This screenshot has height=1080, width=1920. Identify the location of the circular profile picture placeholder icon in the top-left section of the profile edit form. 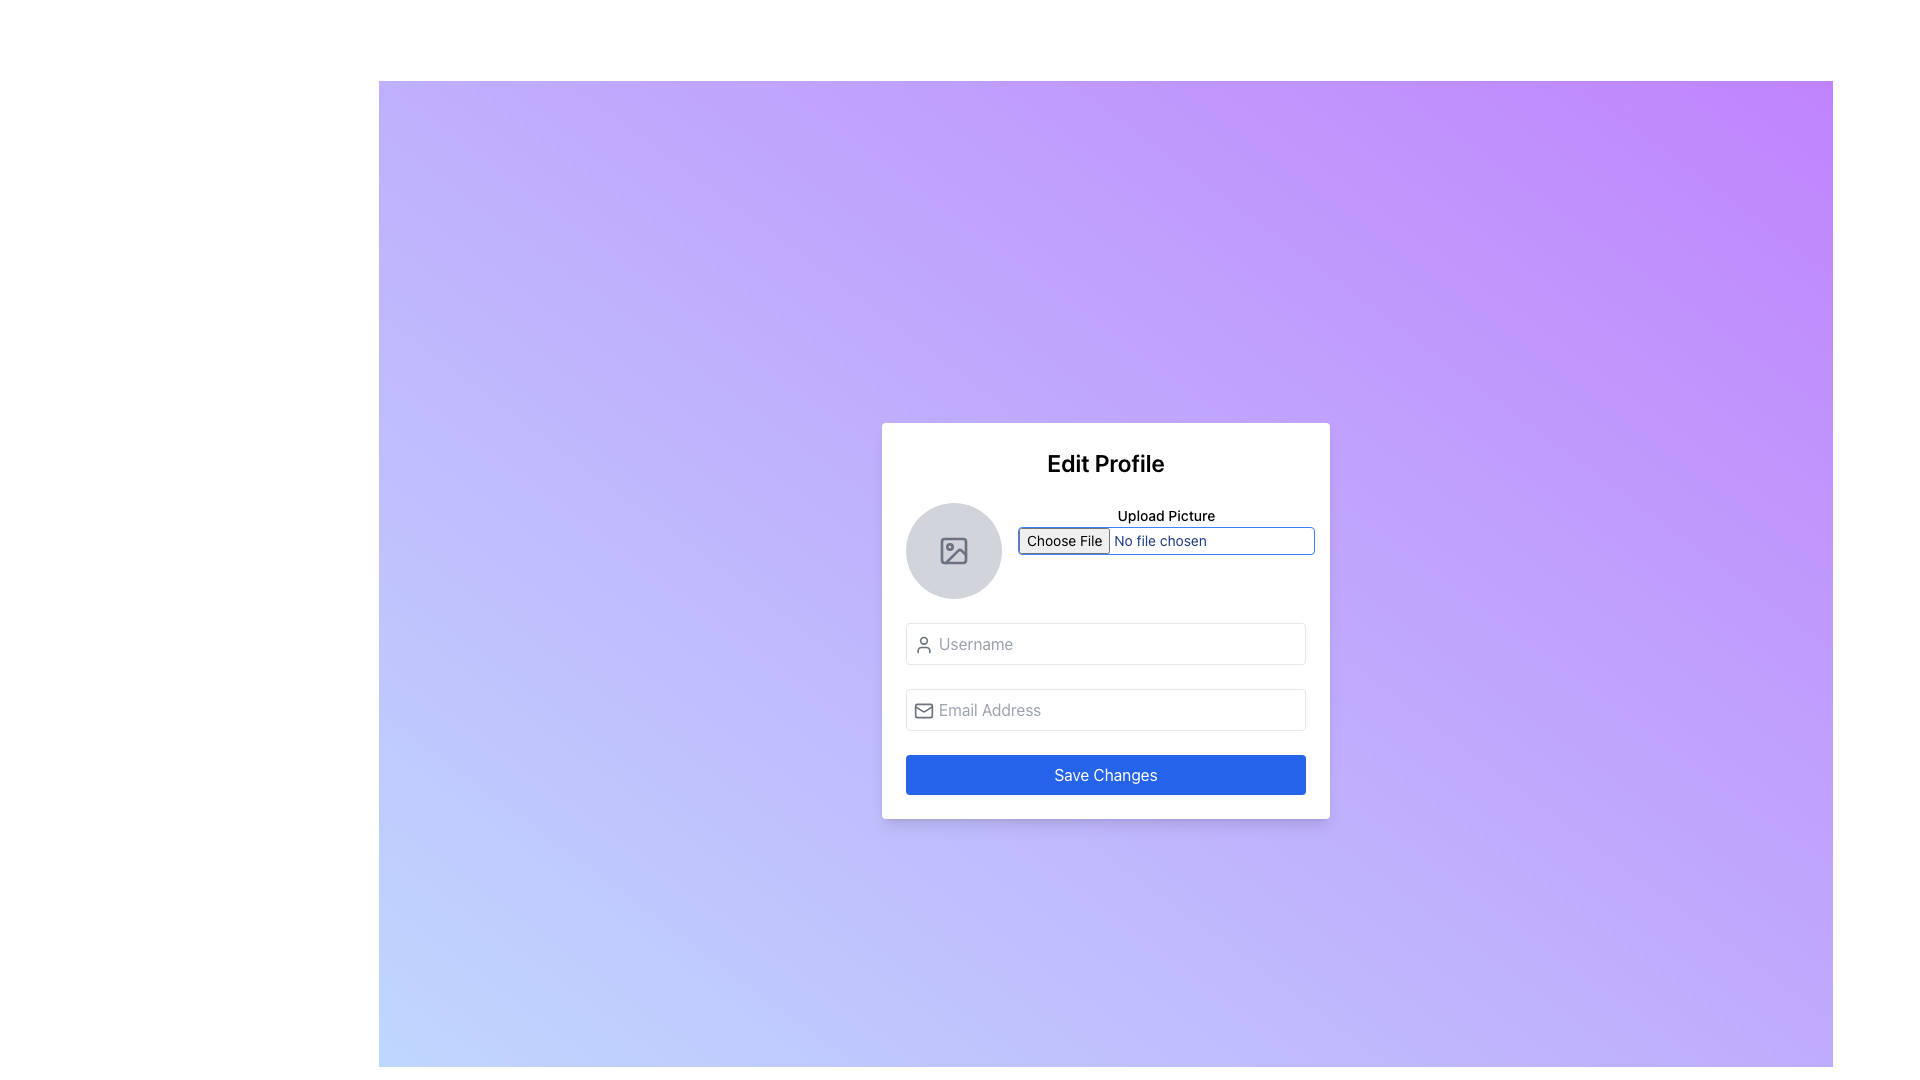
(953, 551).